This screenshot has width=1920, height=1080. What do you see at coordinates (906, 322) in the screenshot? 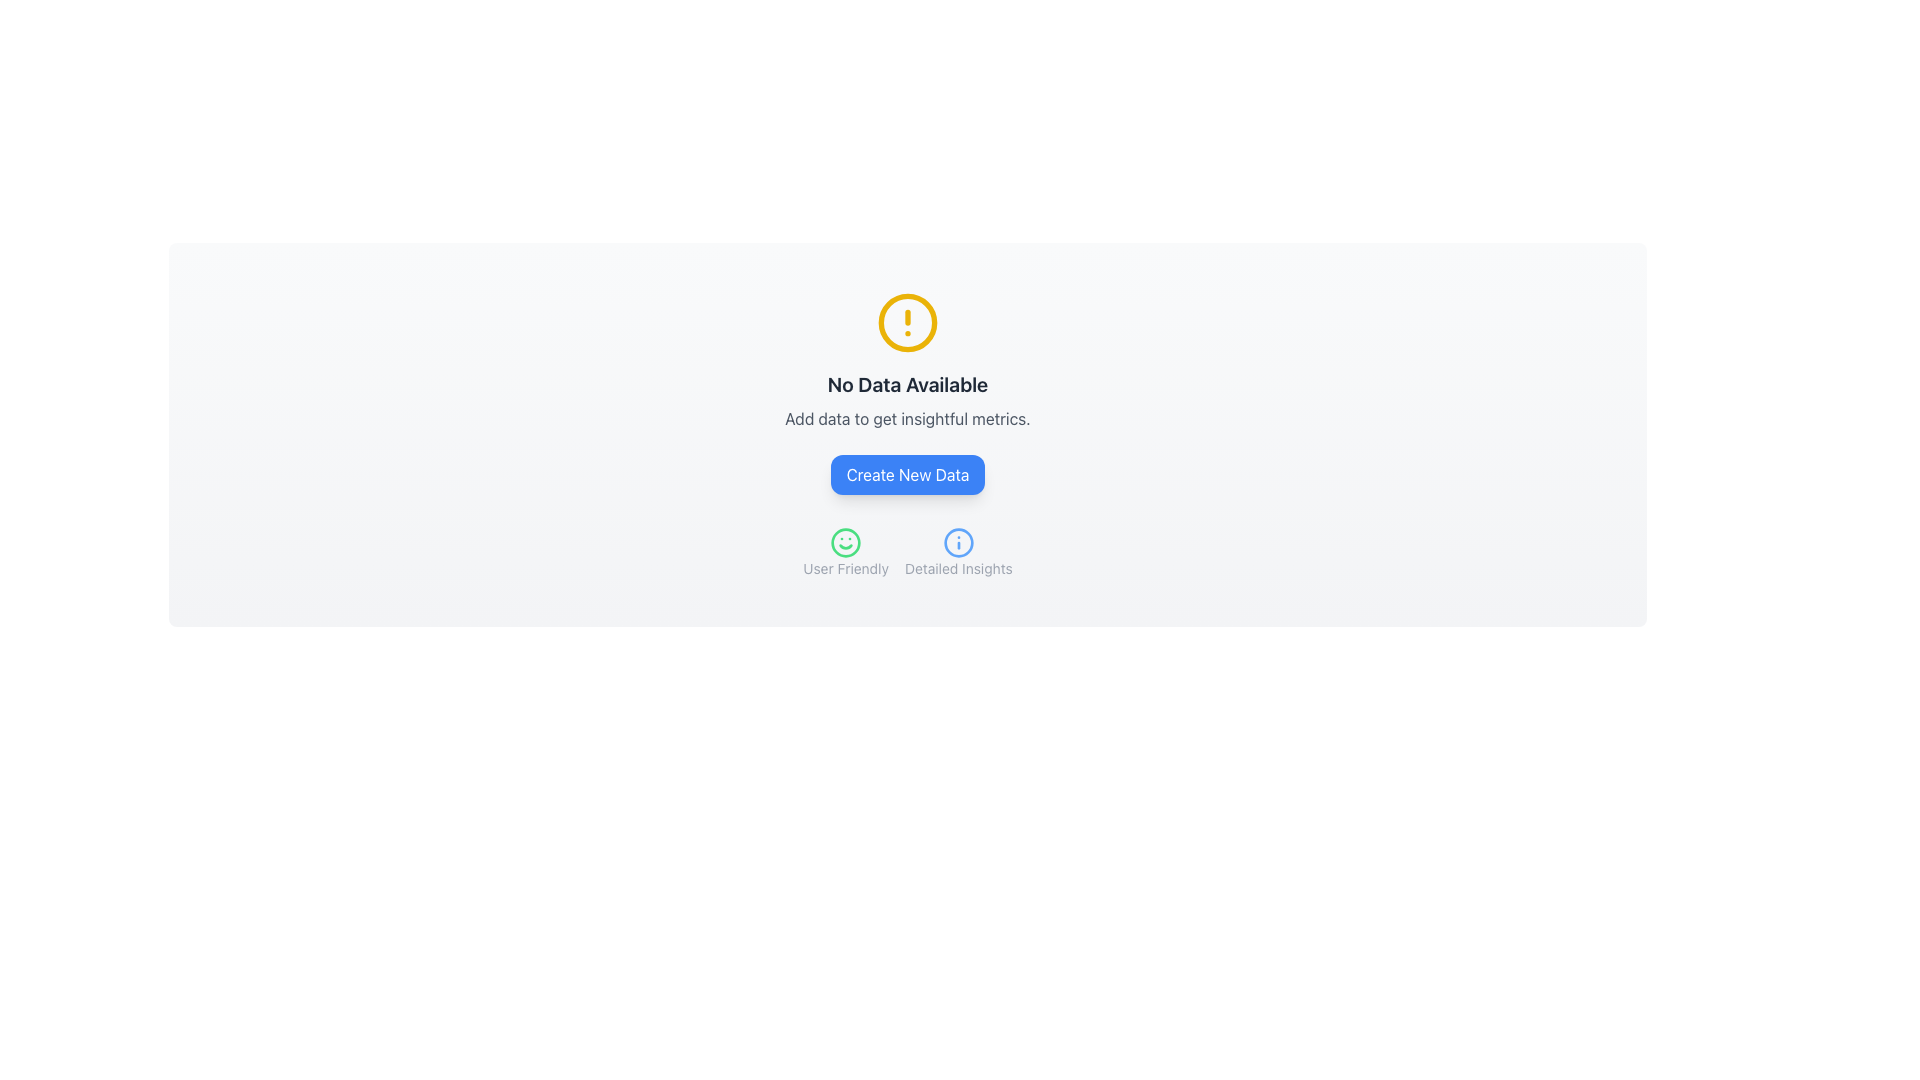
I see `the circular icon with a yellow stroke and a white background that contains an exclamation mark, located above the 'Create New Data' button` at bounding box center [906, 322].